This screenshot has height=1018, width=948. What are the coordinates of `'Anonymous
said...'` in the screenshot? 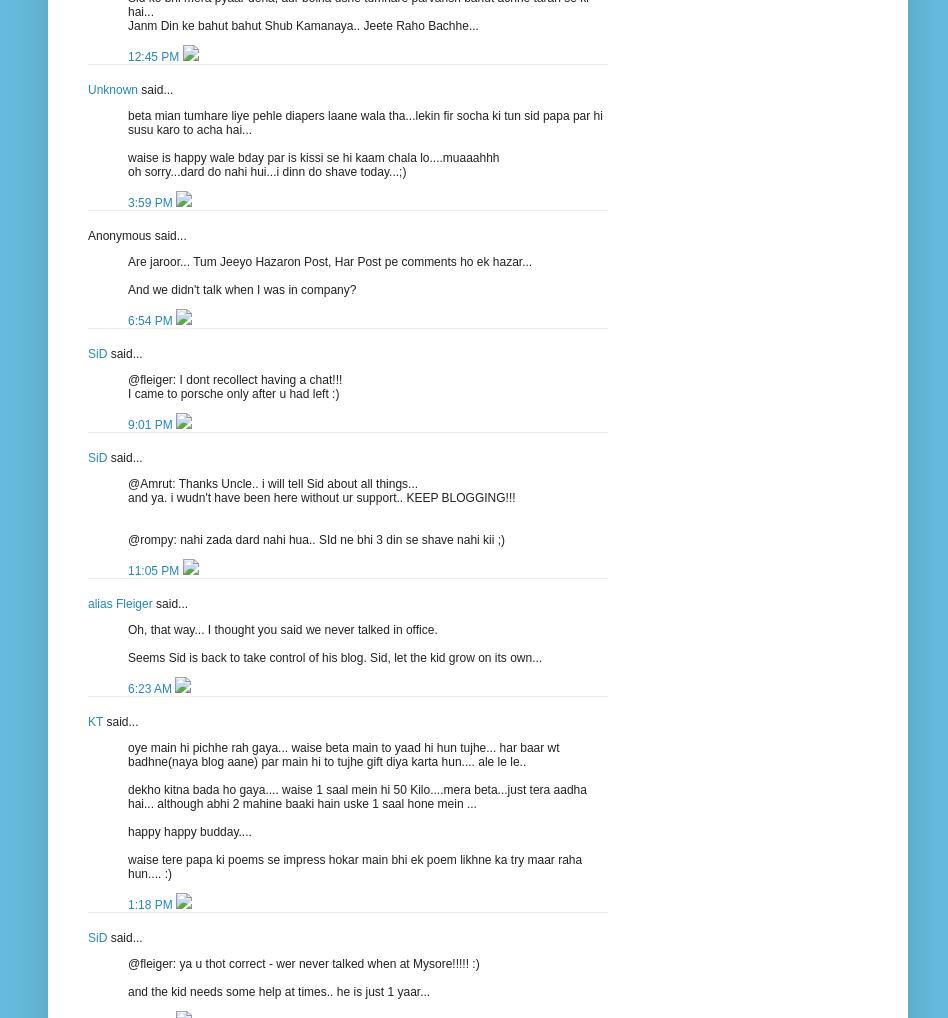 It's located at (135, 233).